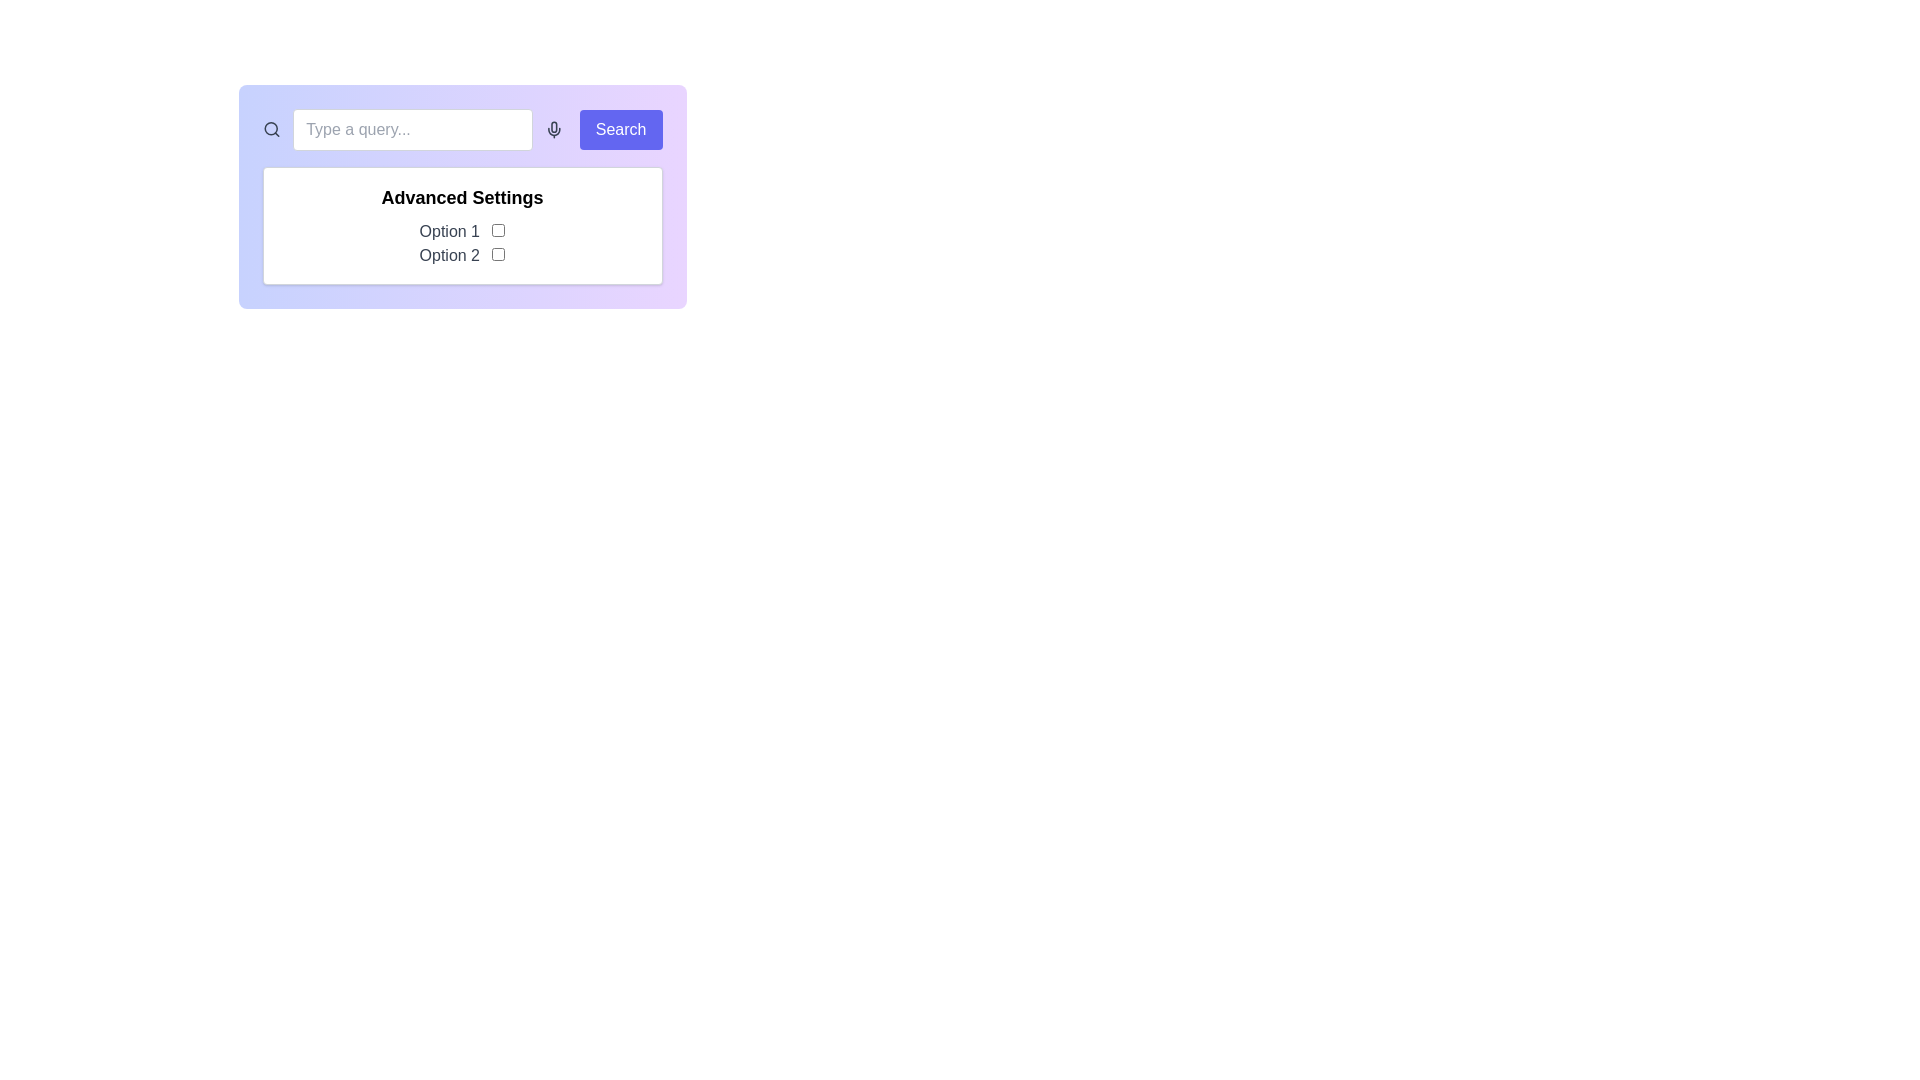 This screenshot has height=1080, width=1920. I want to click on the text label 'Option 1' which is styled with gray text color and positioned next to a checkbox in the 'Advanced Settings' section, so click(461, 230).